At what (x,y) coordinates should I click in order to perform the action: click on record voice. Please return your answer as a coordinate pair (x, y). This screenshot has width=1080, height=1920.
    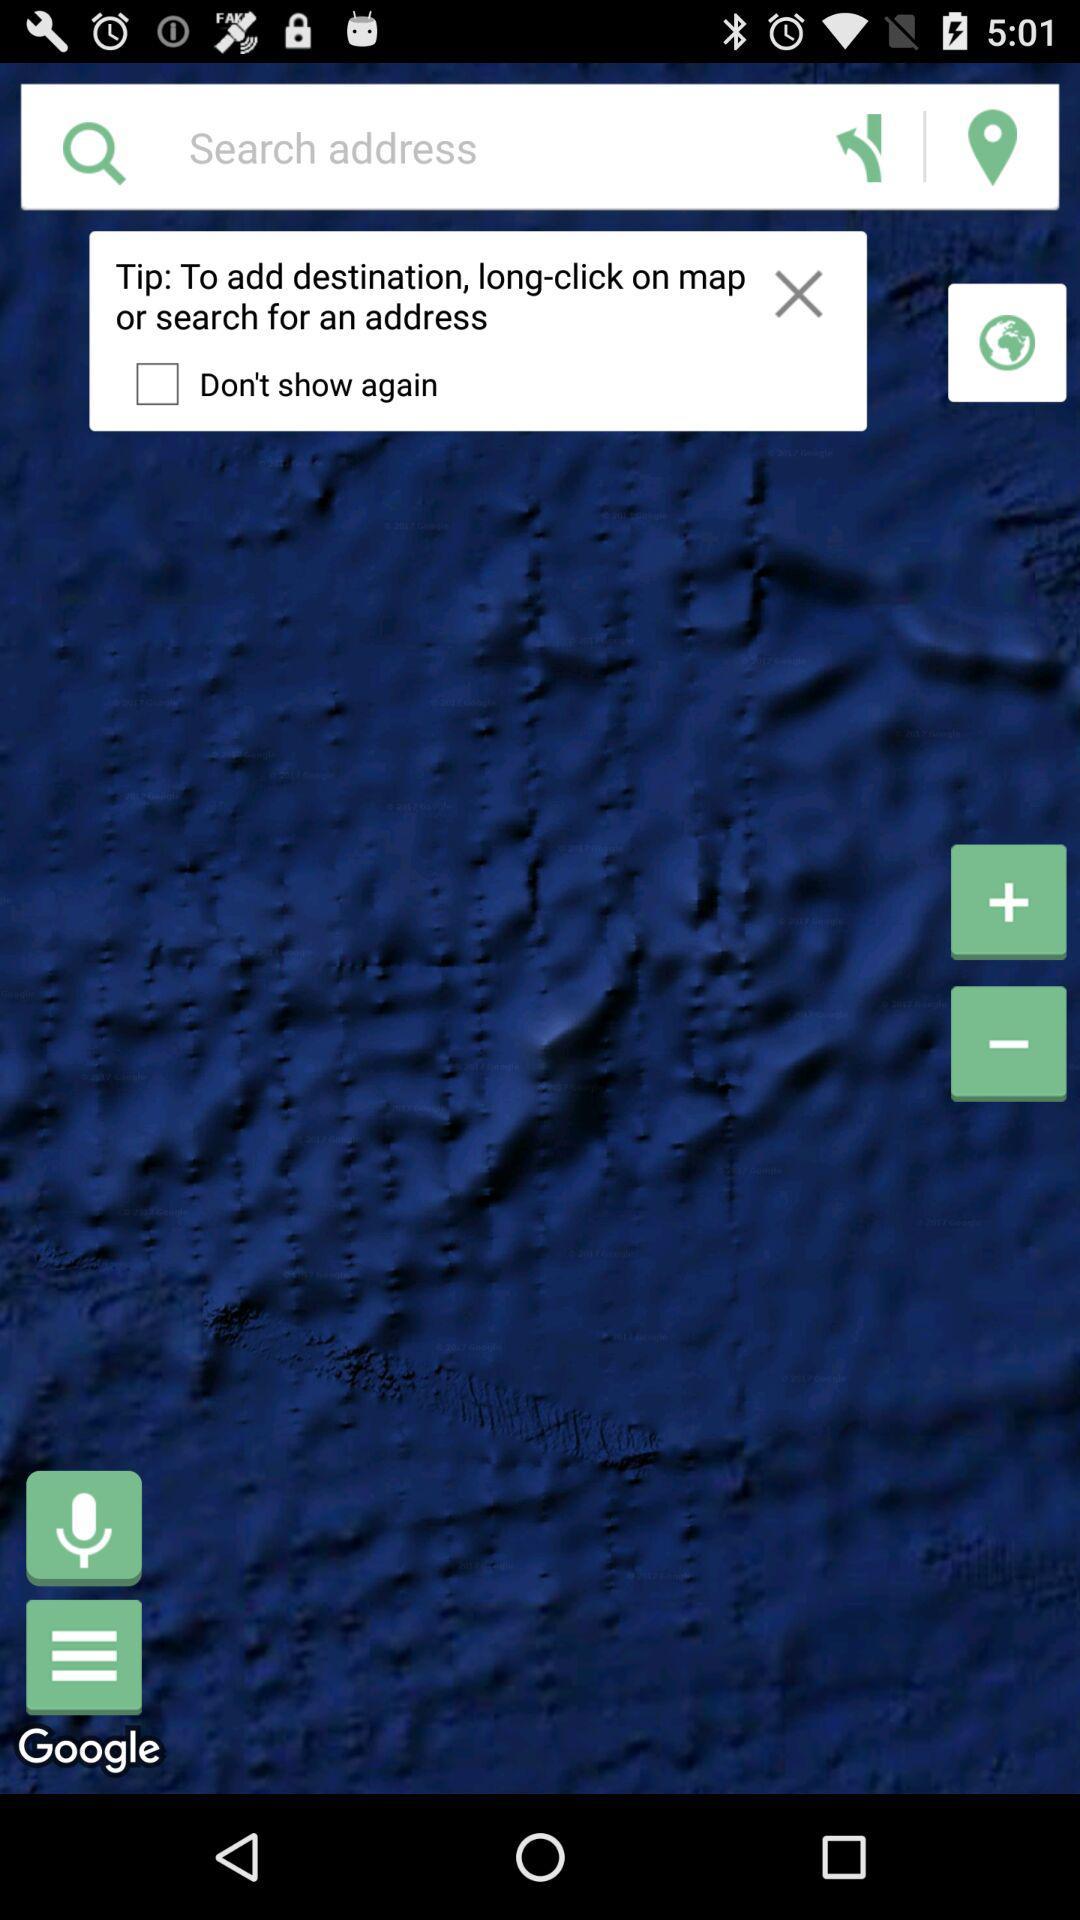
    Looking at the image, I should click on (83, 1527).